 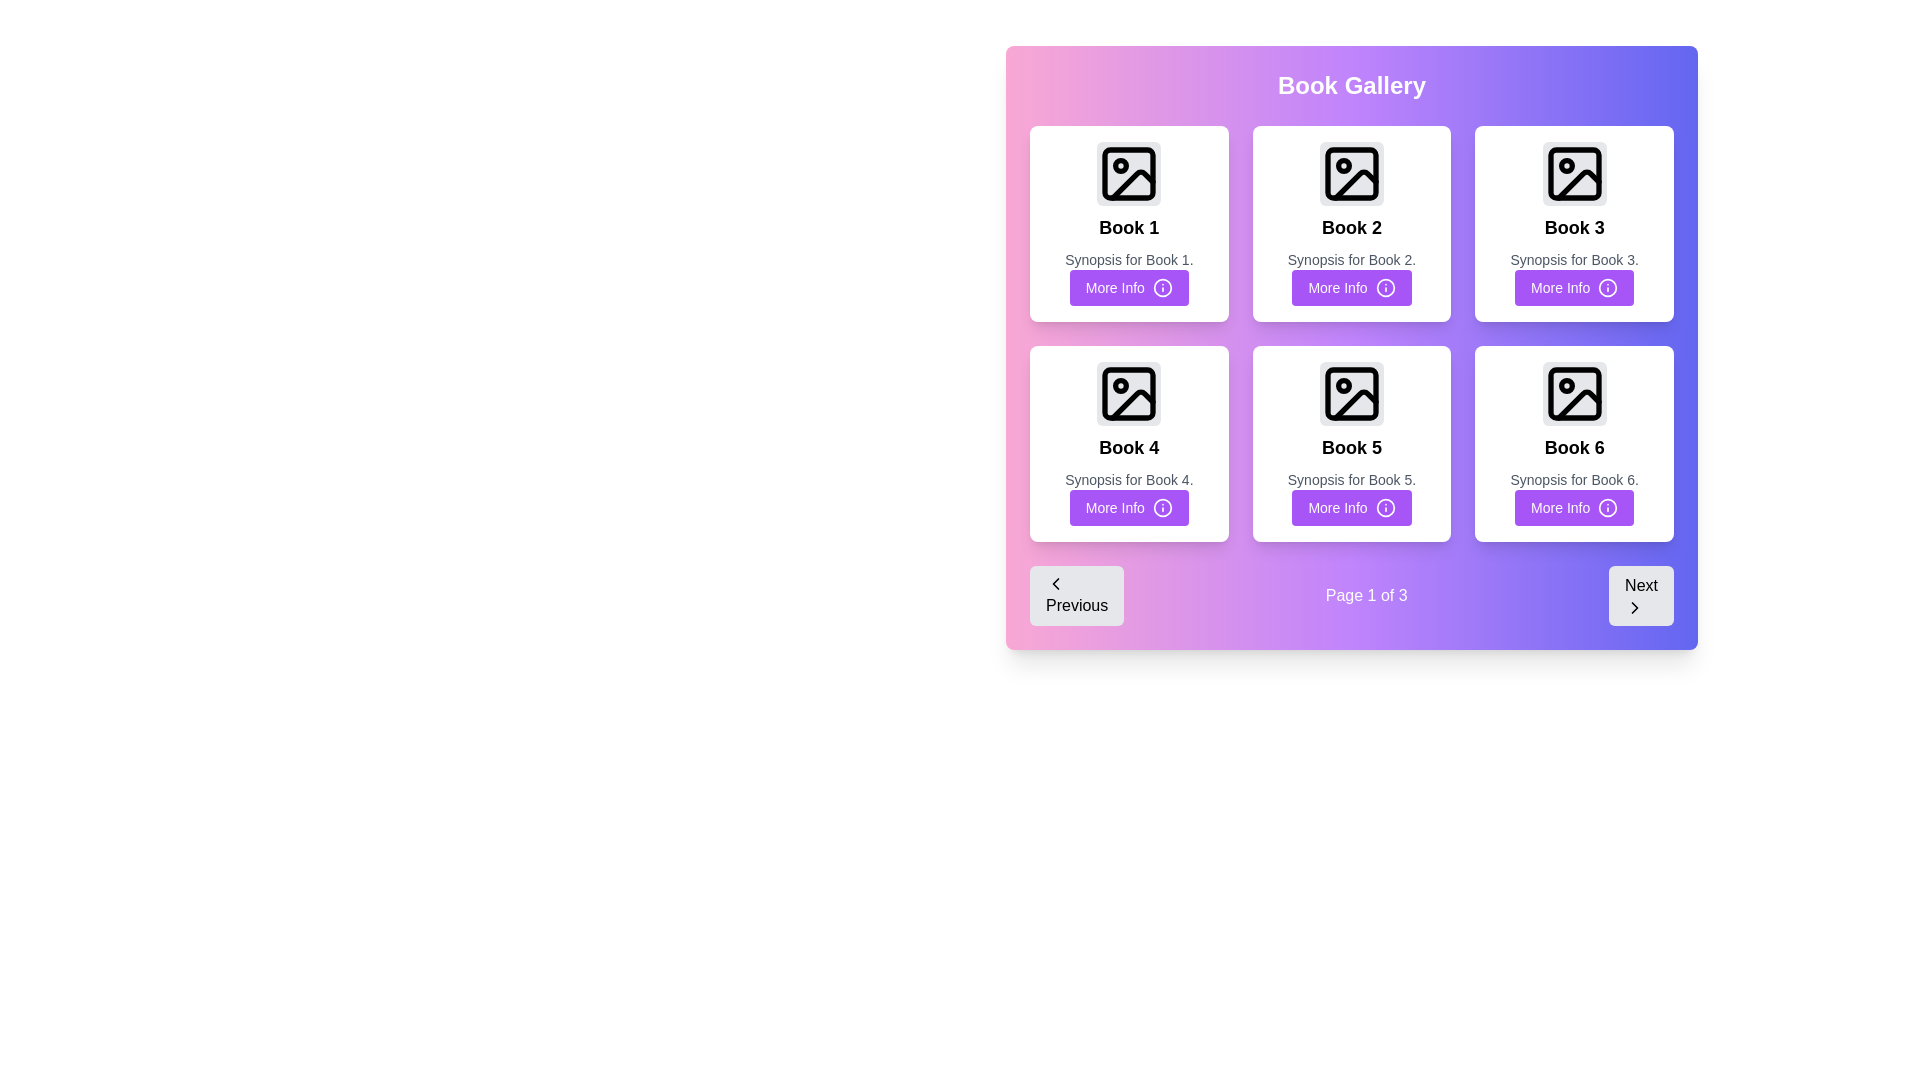 What do you see at coordinates (1352, 226) in the screenshot?
I see `the text label that identifies the book displayed in the grid, located in the second tile of the first row, situated directly below the image placeholder` at bounding box center [1352, 226].